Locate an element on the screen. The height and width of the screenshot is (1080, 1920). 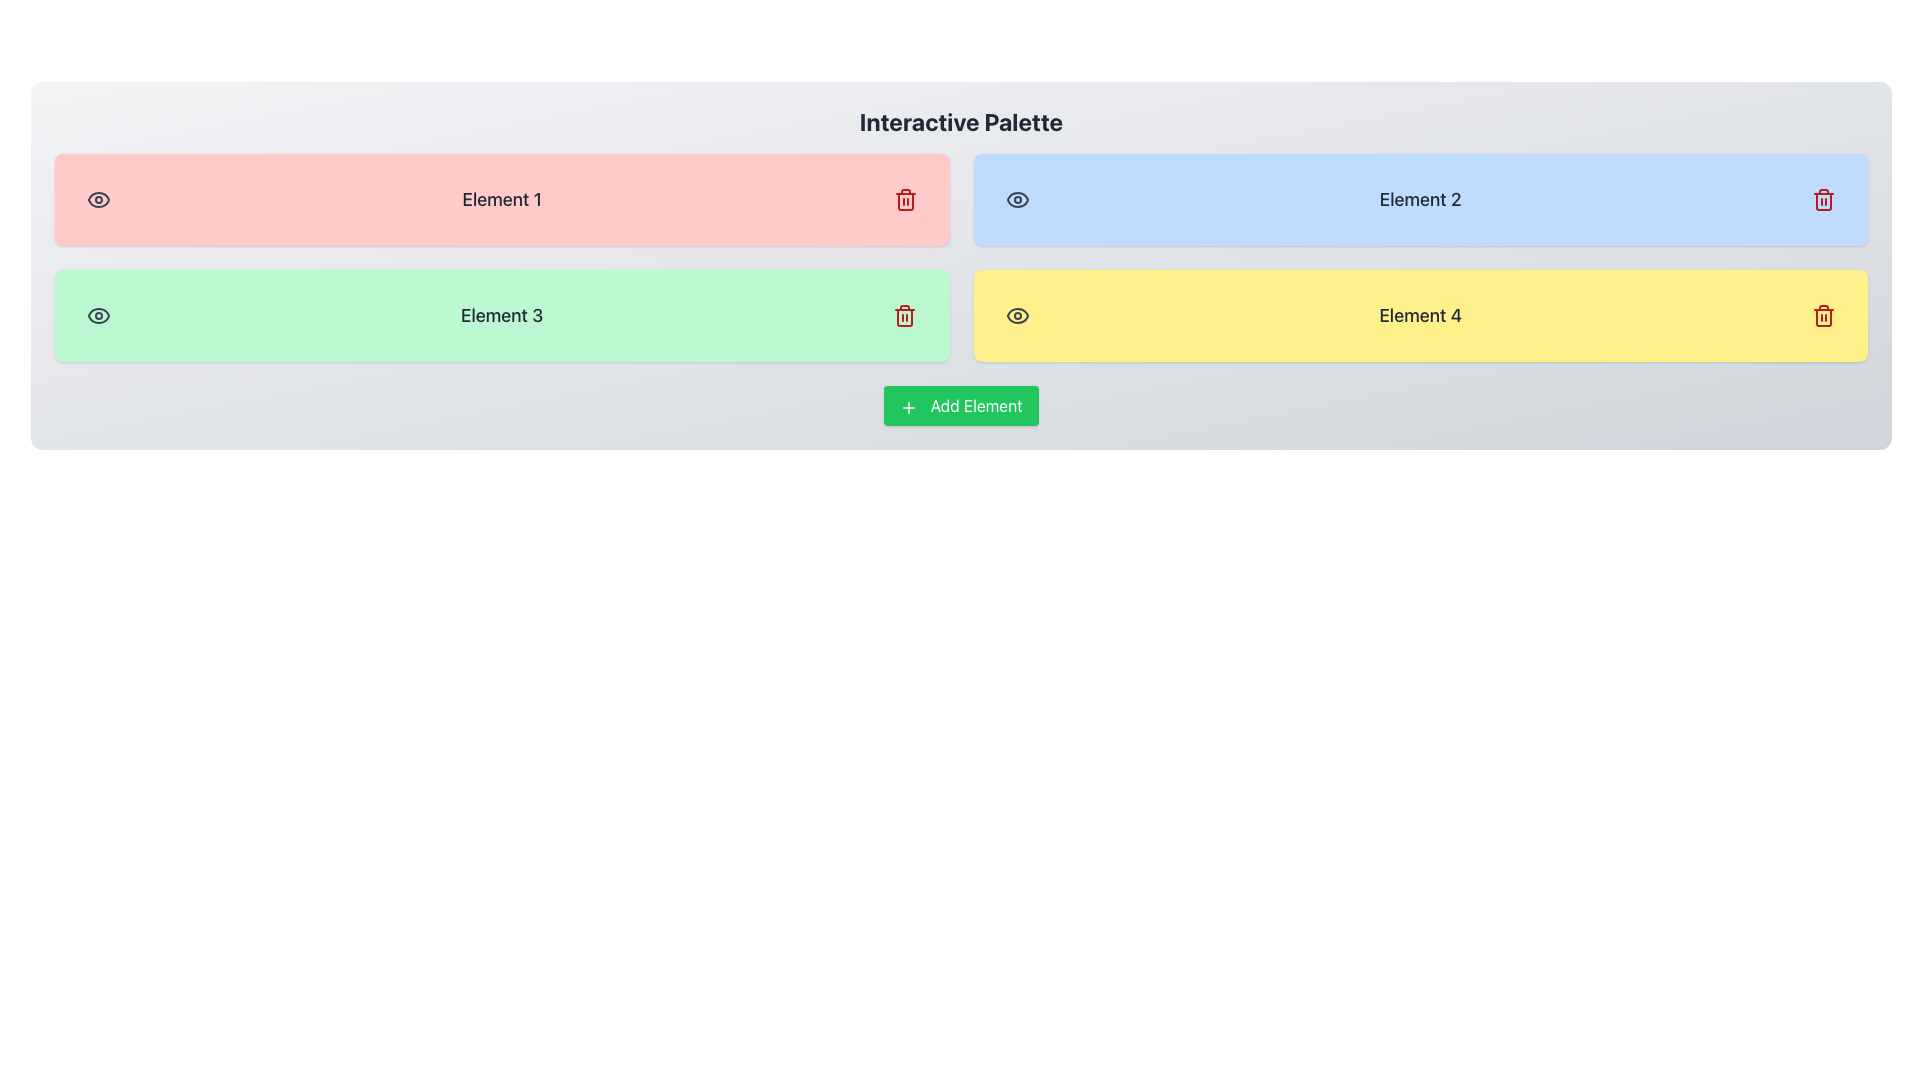
the 'Add Element' icon located to the left of the 'Add Element' button, which signifies the functionality of adding new elements is located at coordinates (908, 406).